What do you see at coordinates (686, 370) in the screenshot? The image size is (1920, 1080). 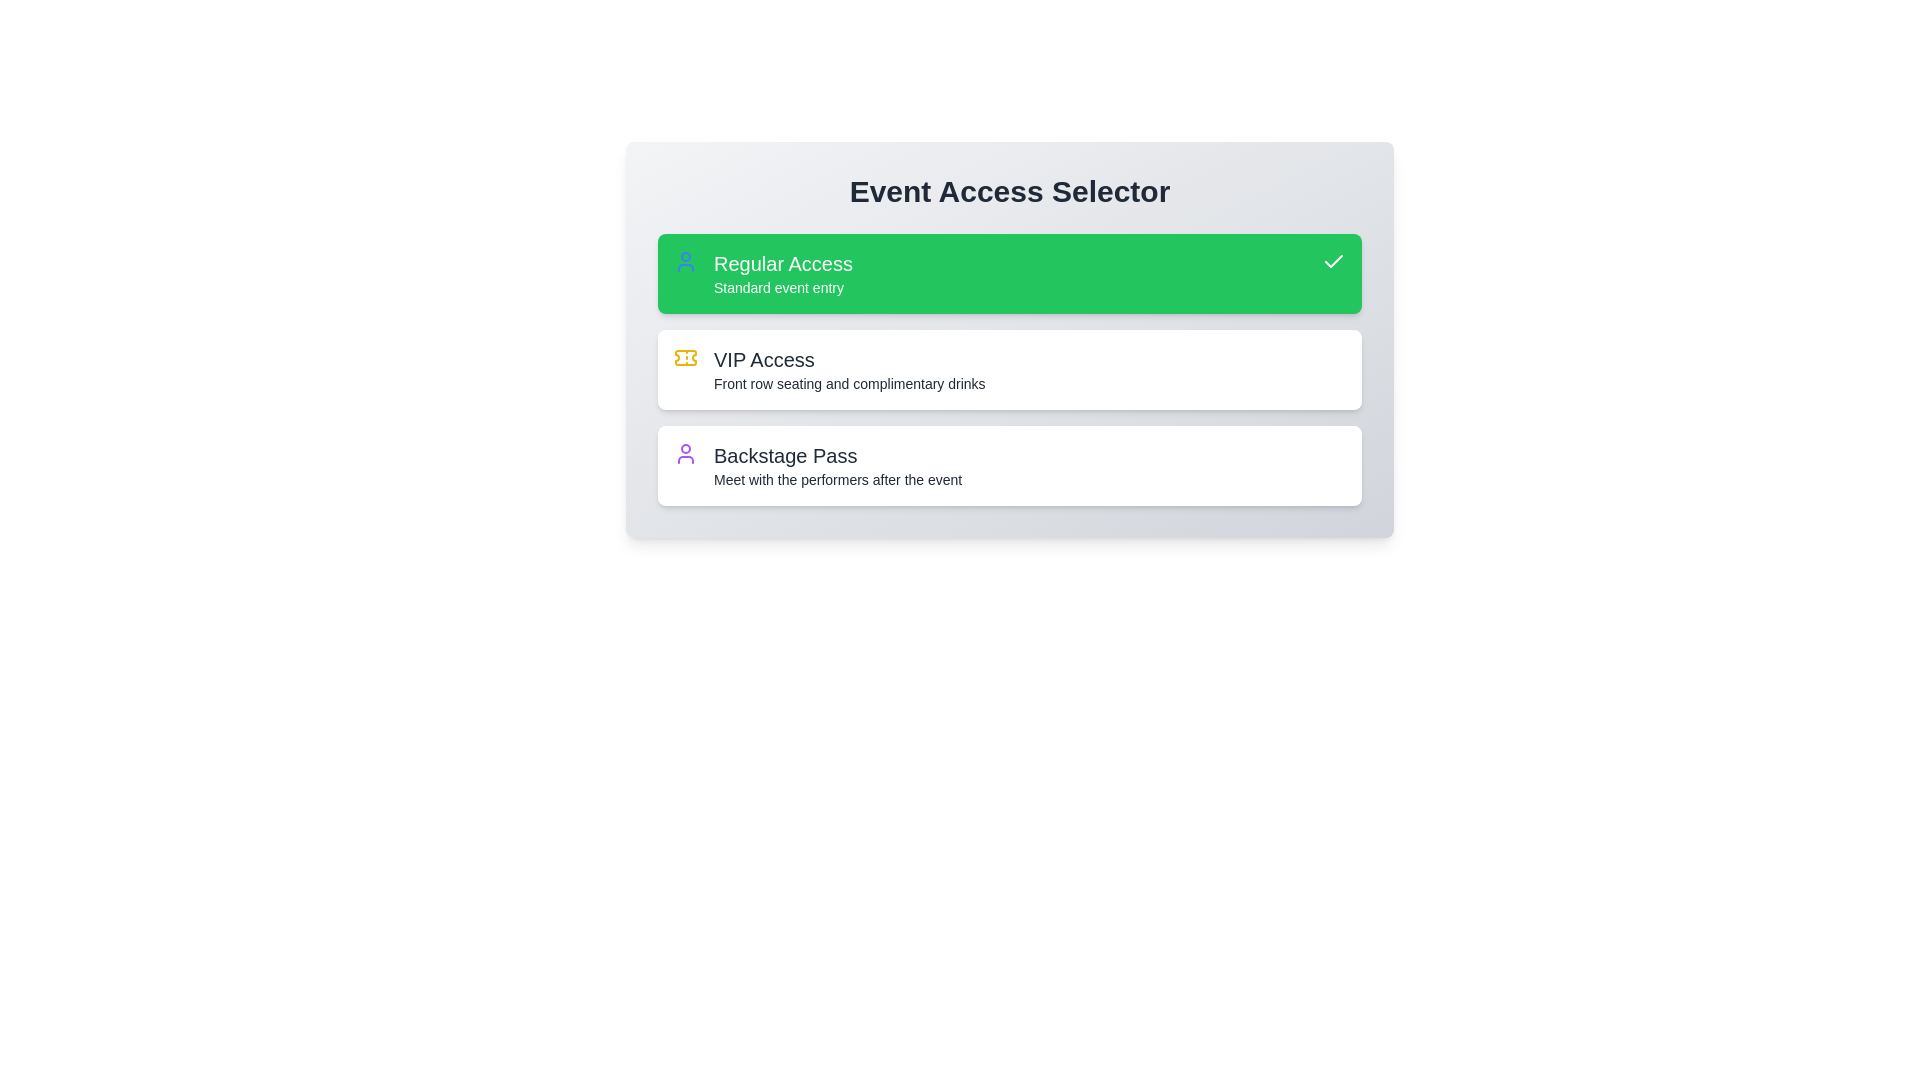 I see `the SVG graphic/icon representing the VIP Access feature, which is located on the left side of the 'VIP Access' option` at bounding box center [686, 370].